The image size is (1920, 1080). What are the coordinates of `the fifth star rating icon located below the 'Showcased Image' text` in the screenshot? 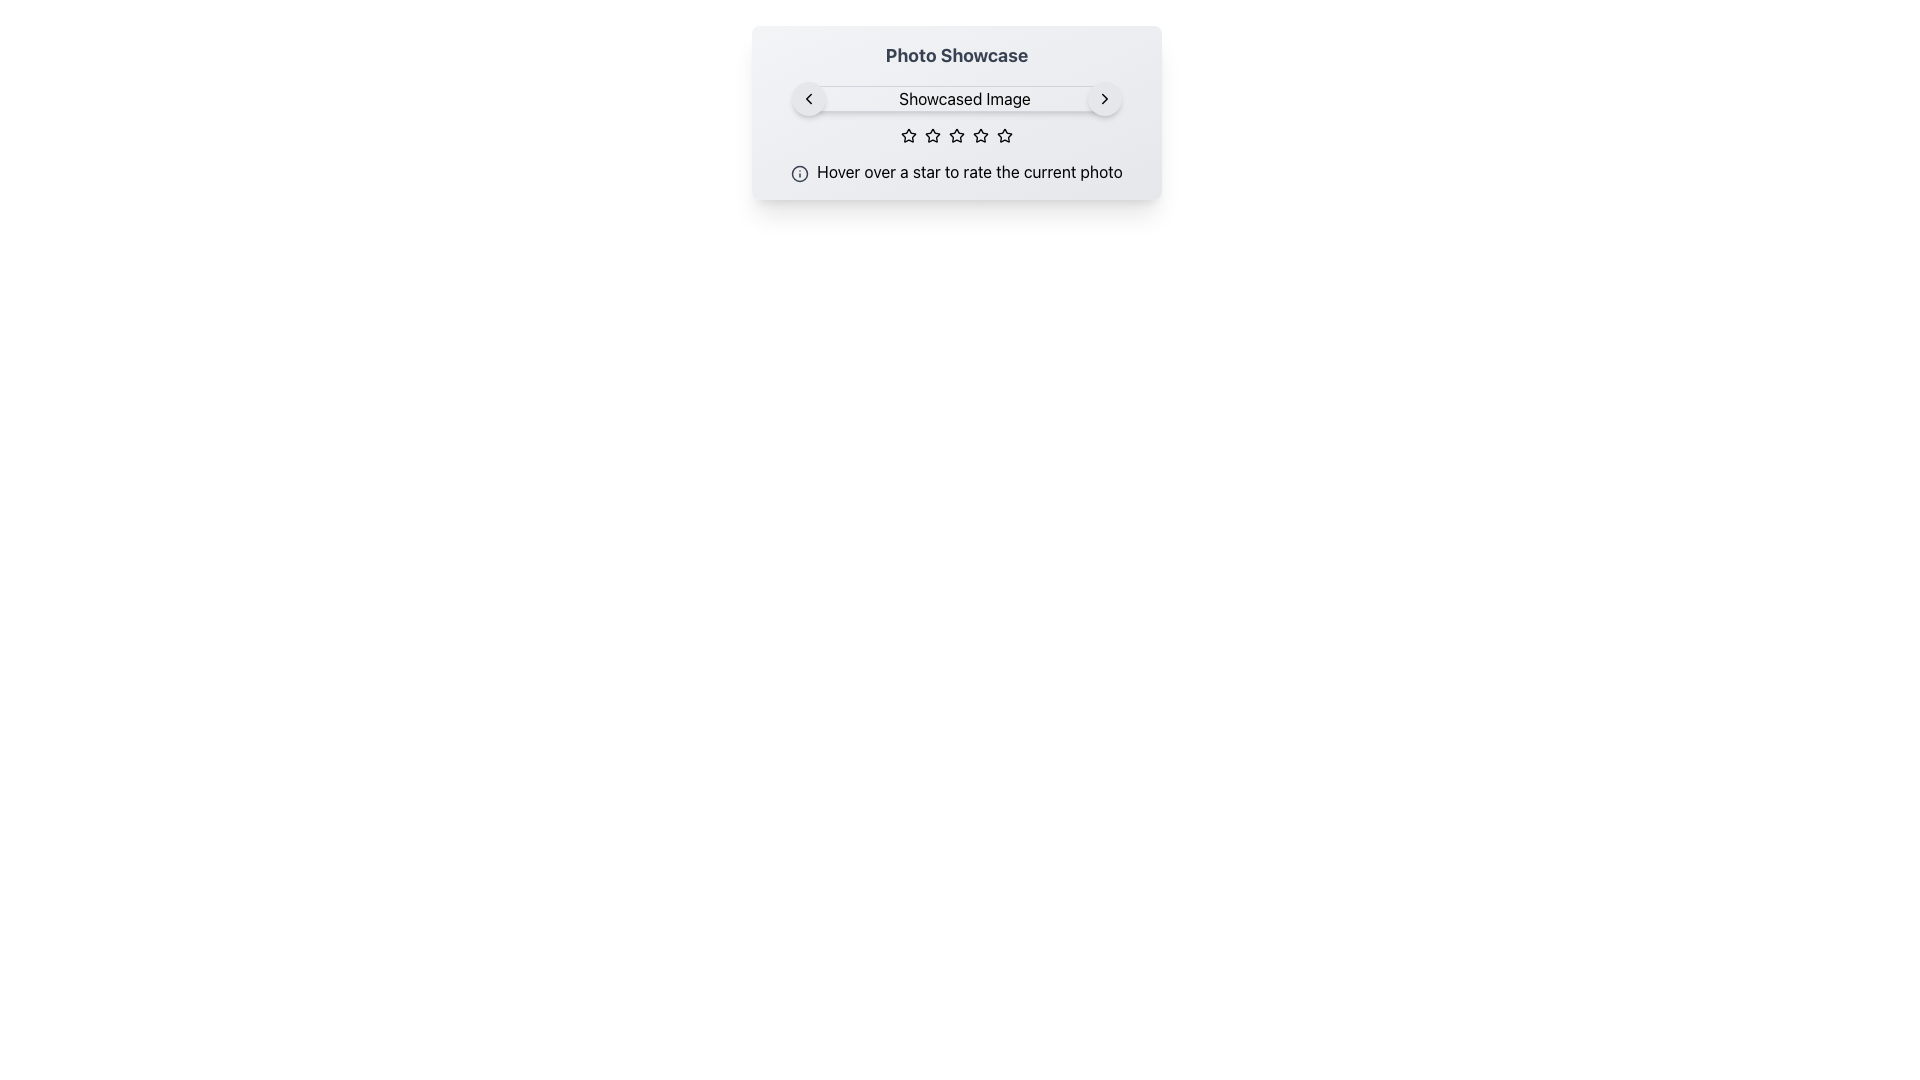 It's located at (1004, 135).